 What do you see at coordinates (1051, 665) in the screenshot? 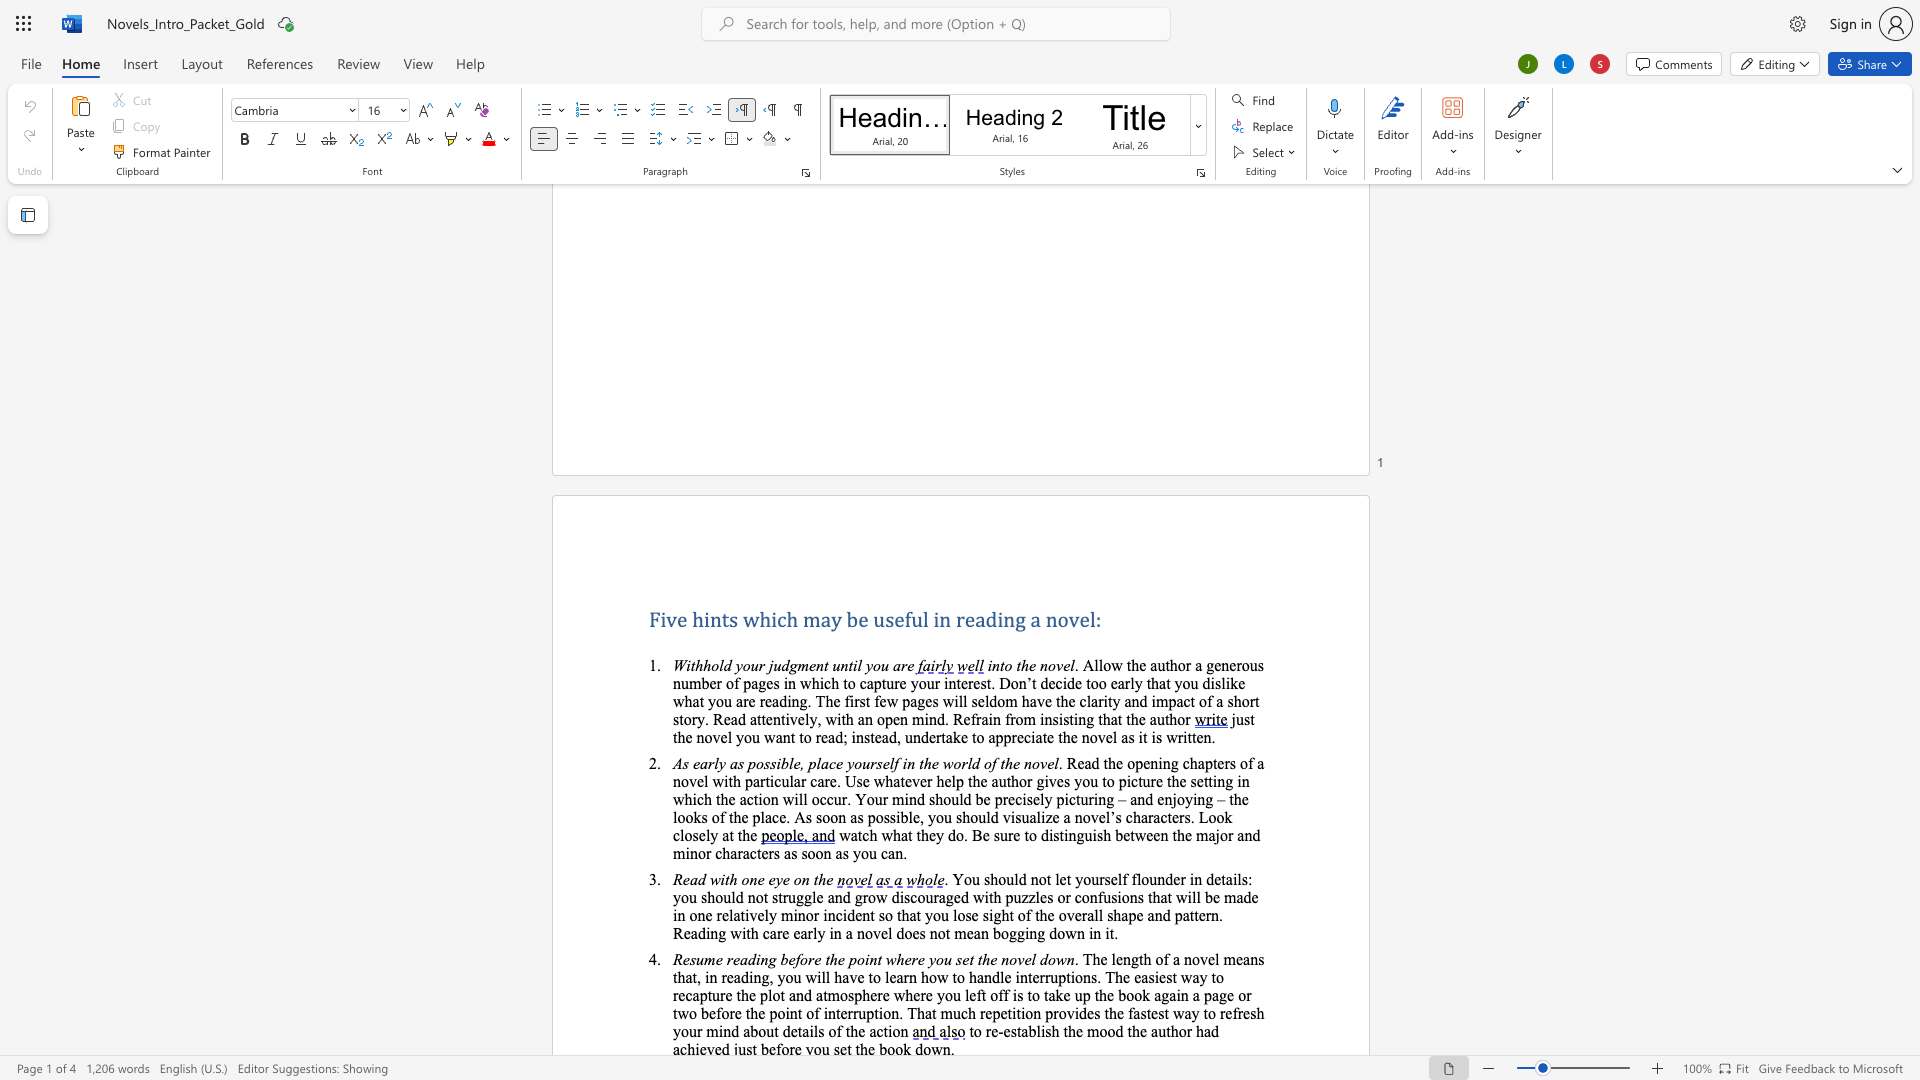
I see `the 2th character "o" in the text` at bounding box center [1051, 665].